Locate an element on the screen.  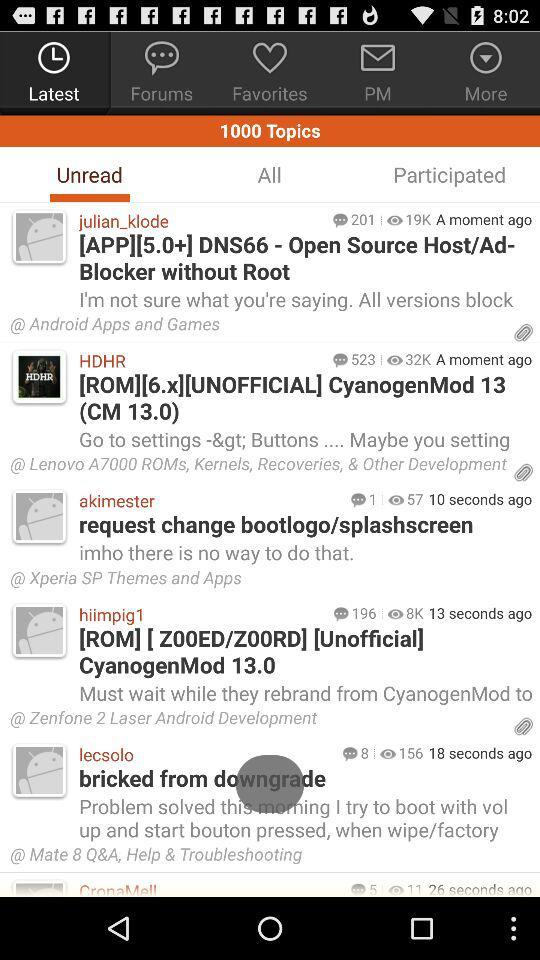
the icon above 26 seconds ago icon is located at coordinates (268, 856).